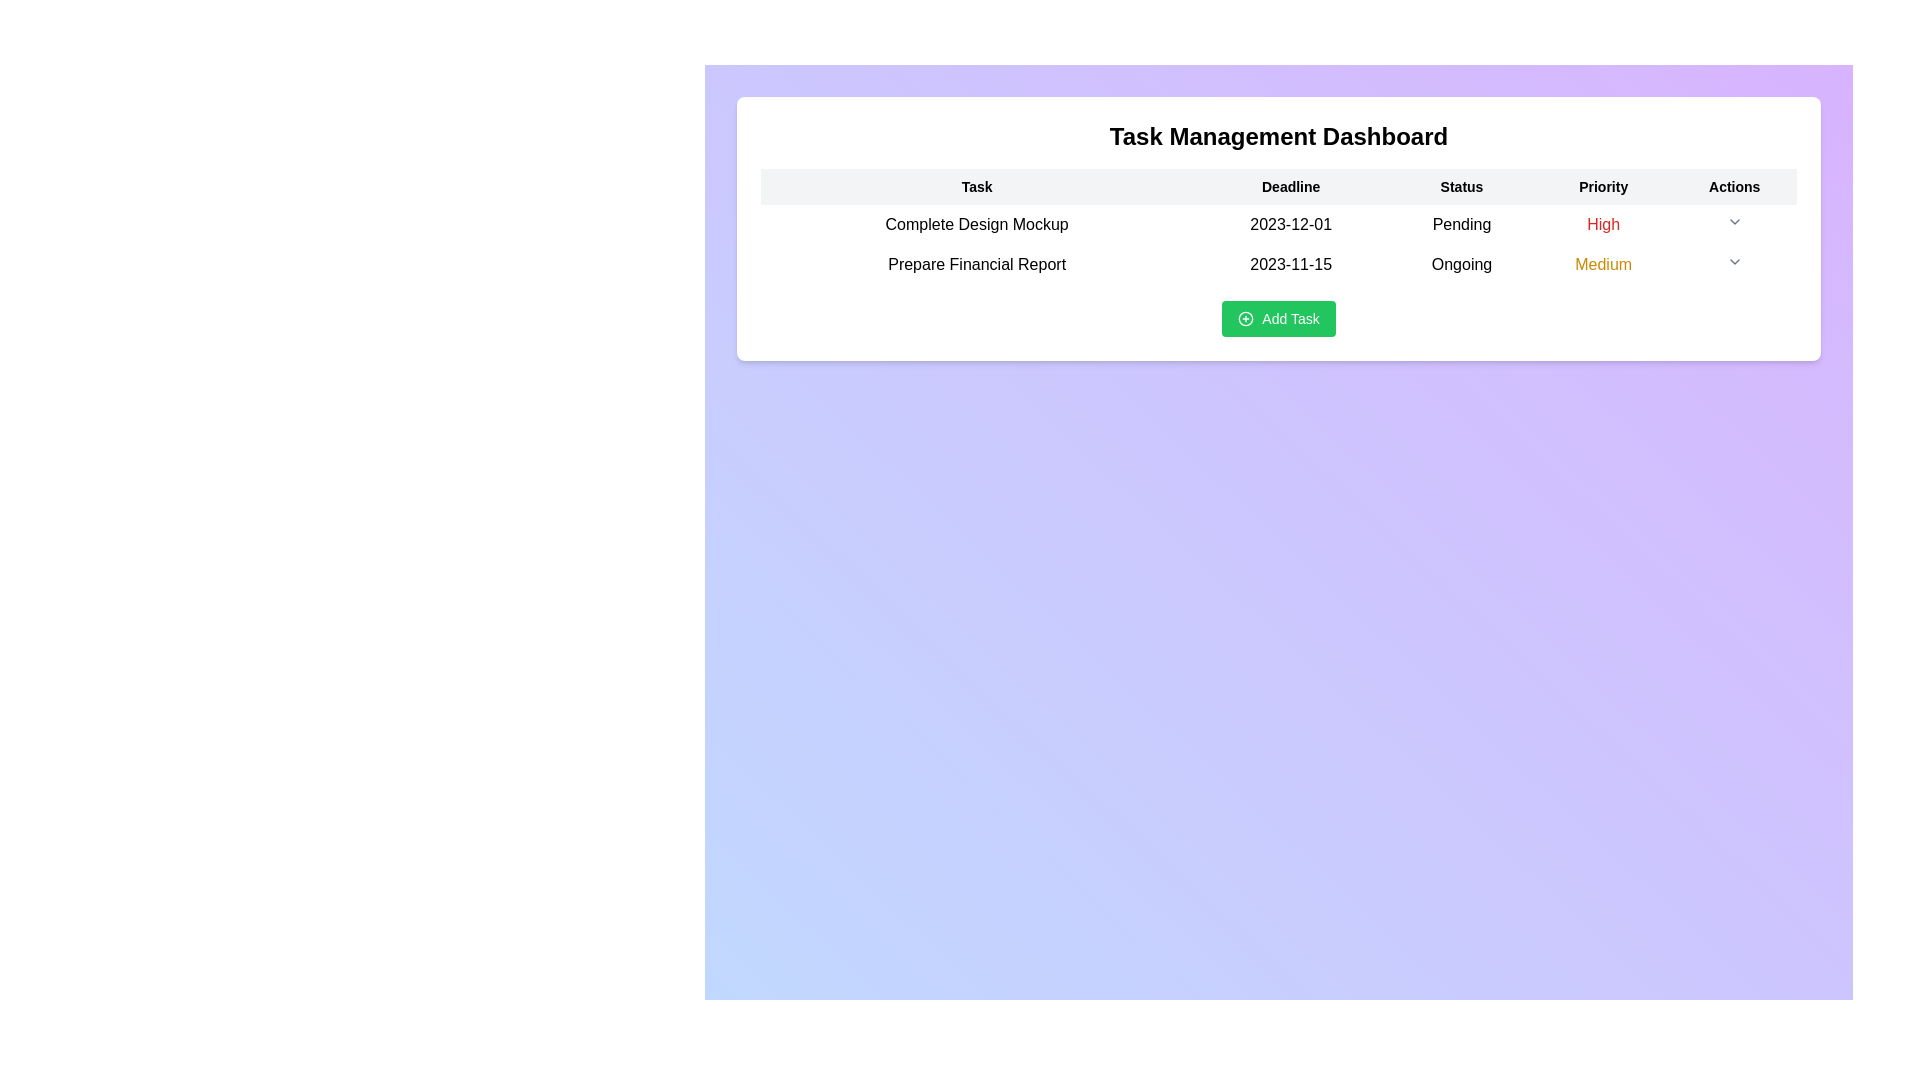 Image resolution: width=1920 pixels, height=1080 pixels. Describe the element at coordinates (1277, 136) in the screenshot. I see `header text 'Task Management Dashboard' which is displayed in a large, bold font at the top of the white card above the task table` at that location.